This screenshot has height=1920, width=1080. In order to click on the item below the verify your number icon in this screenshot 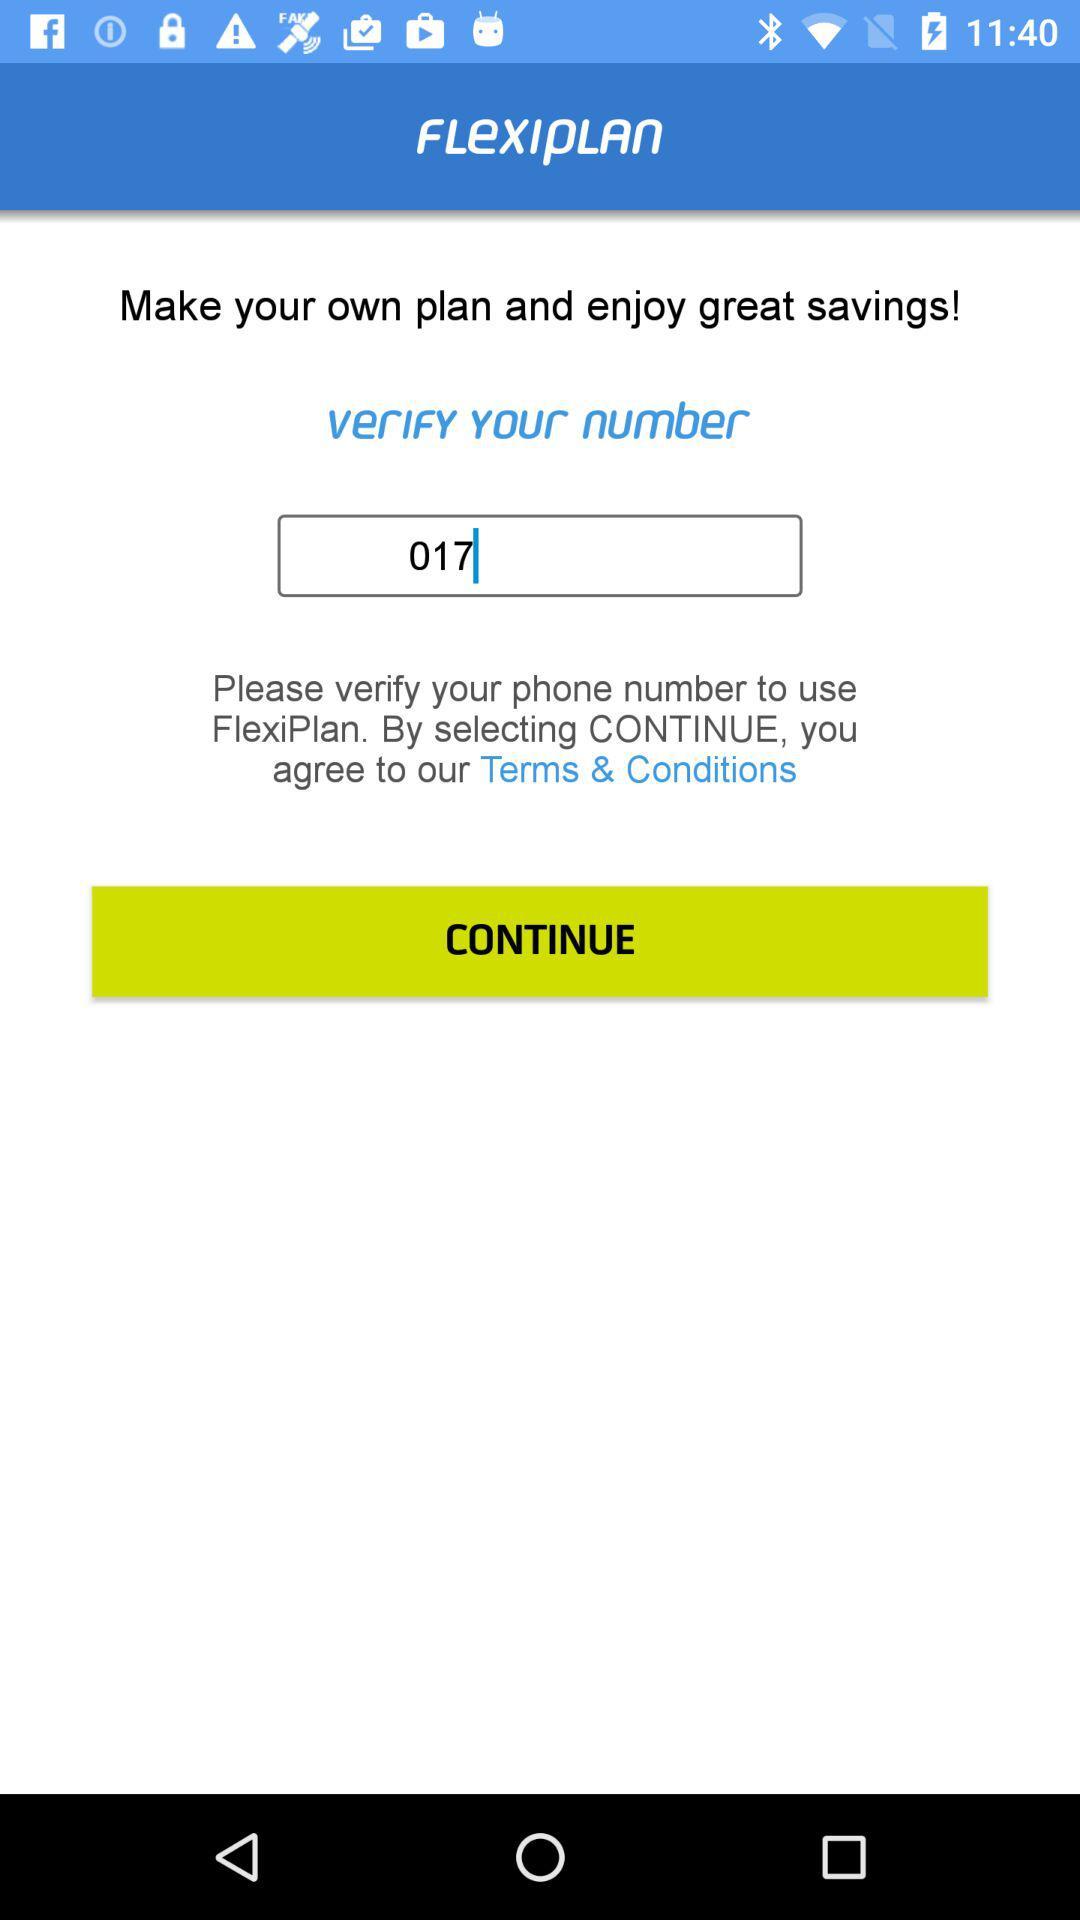, I will do `click(546, 555)`.